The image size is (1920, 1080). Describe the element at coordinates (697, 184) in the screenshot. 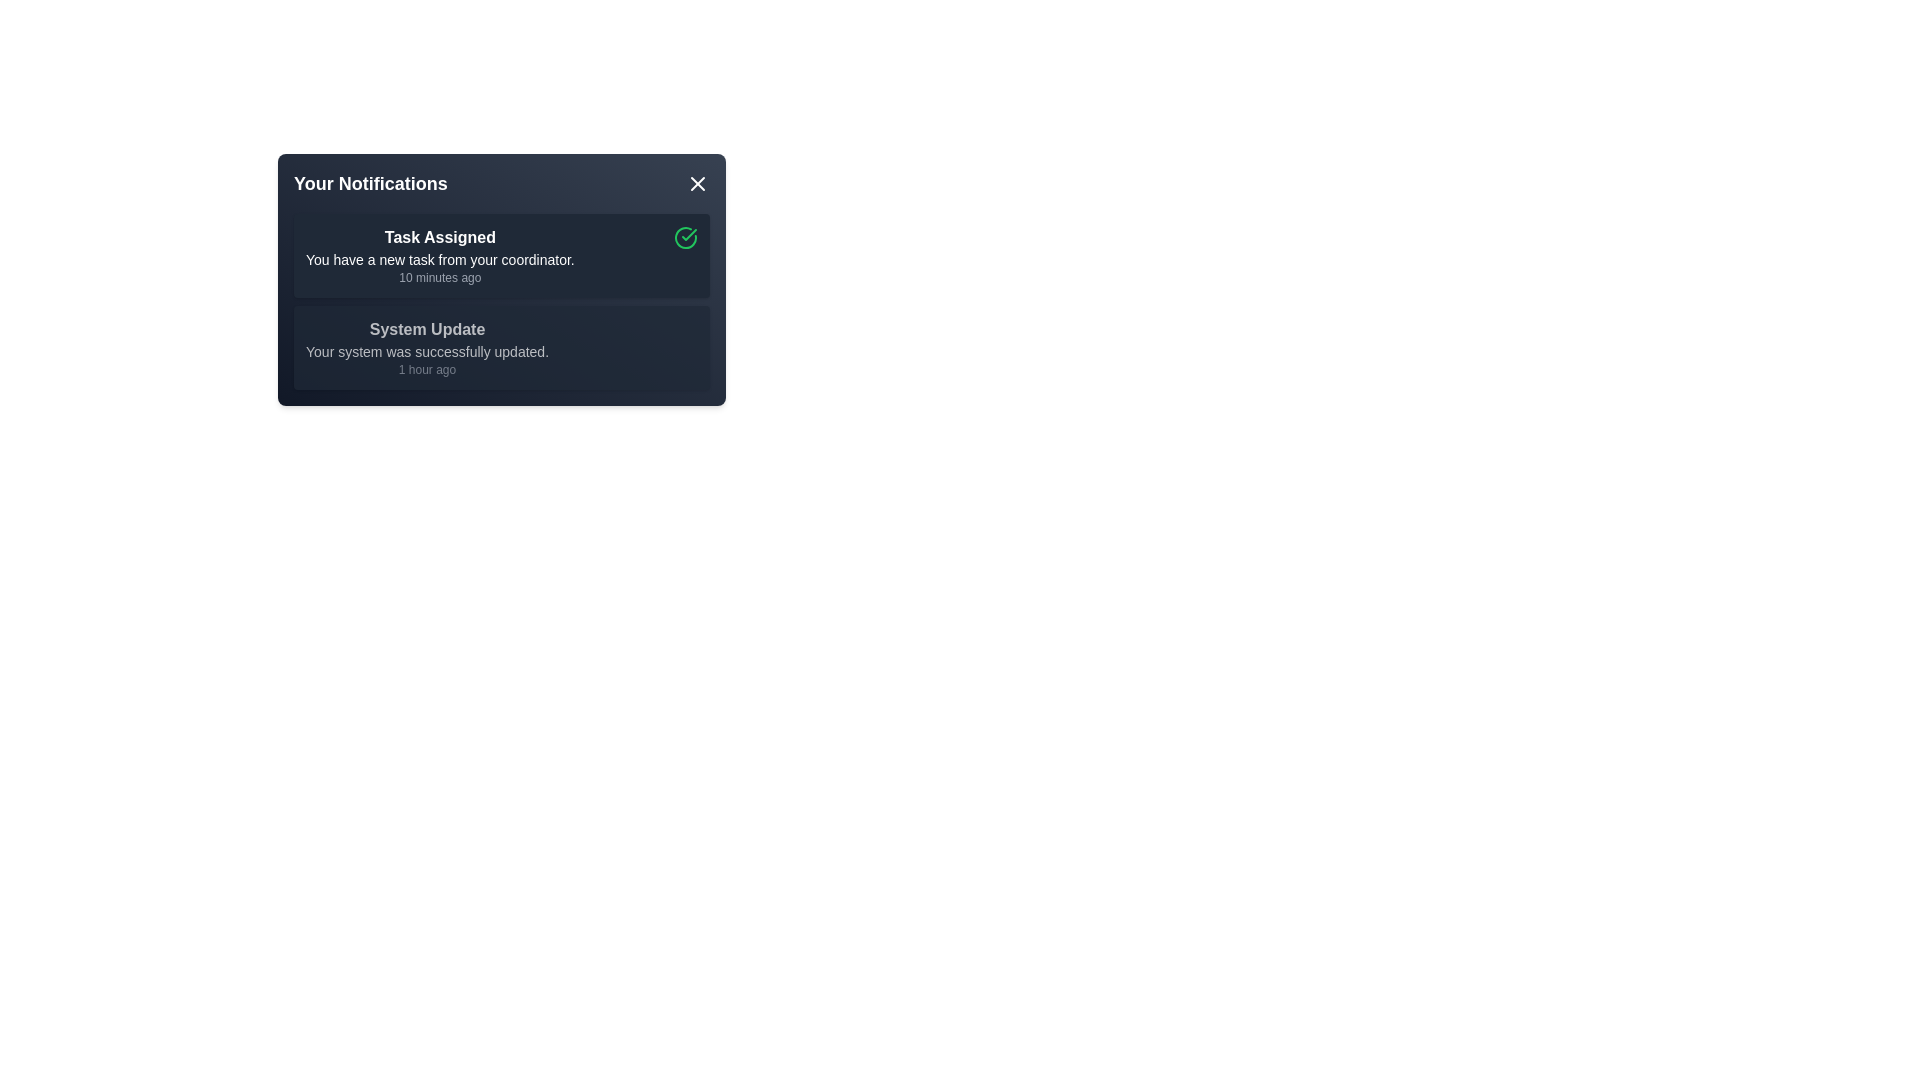

I see `the Close Icon (SVG) located in the top-right corner of the notification panel` at that location.